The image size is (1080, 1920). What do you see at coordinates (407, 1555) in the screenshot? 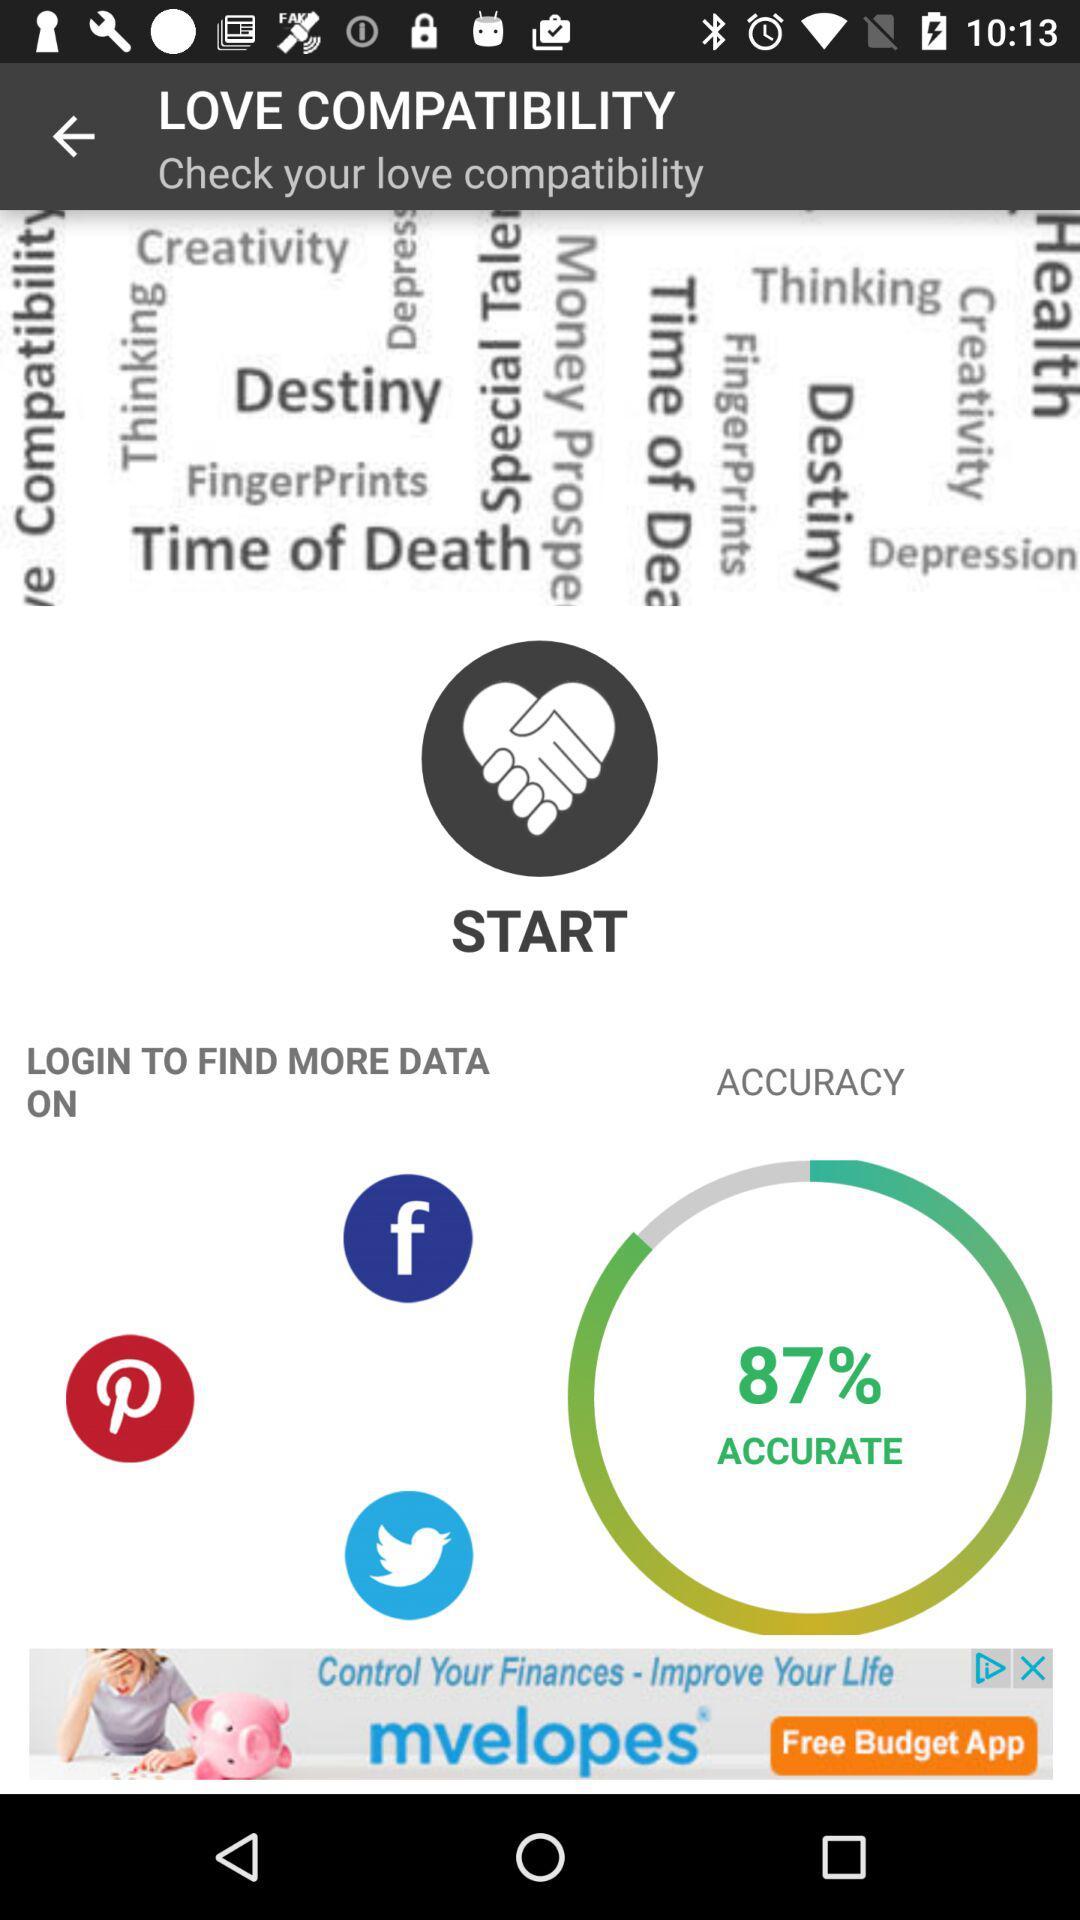
I see `share with twitter` at bounding box center [407, 1555].